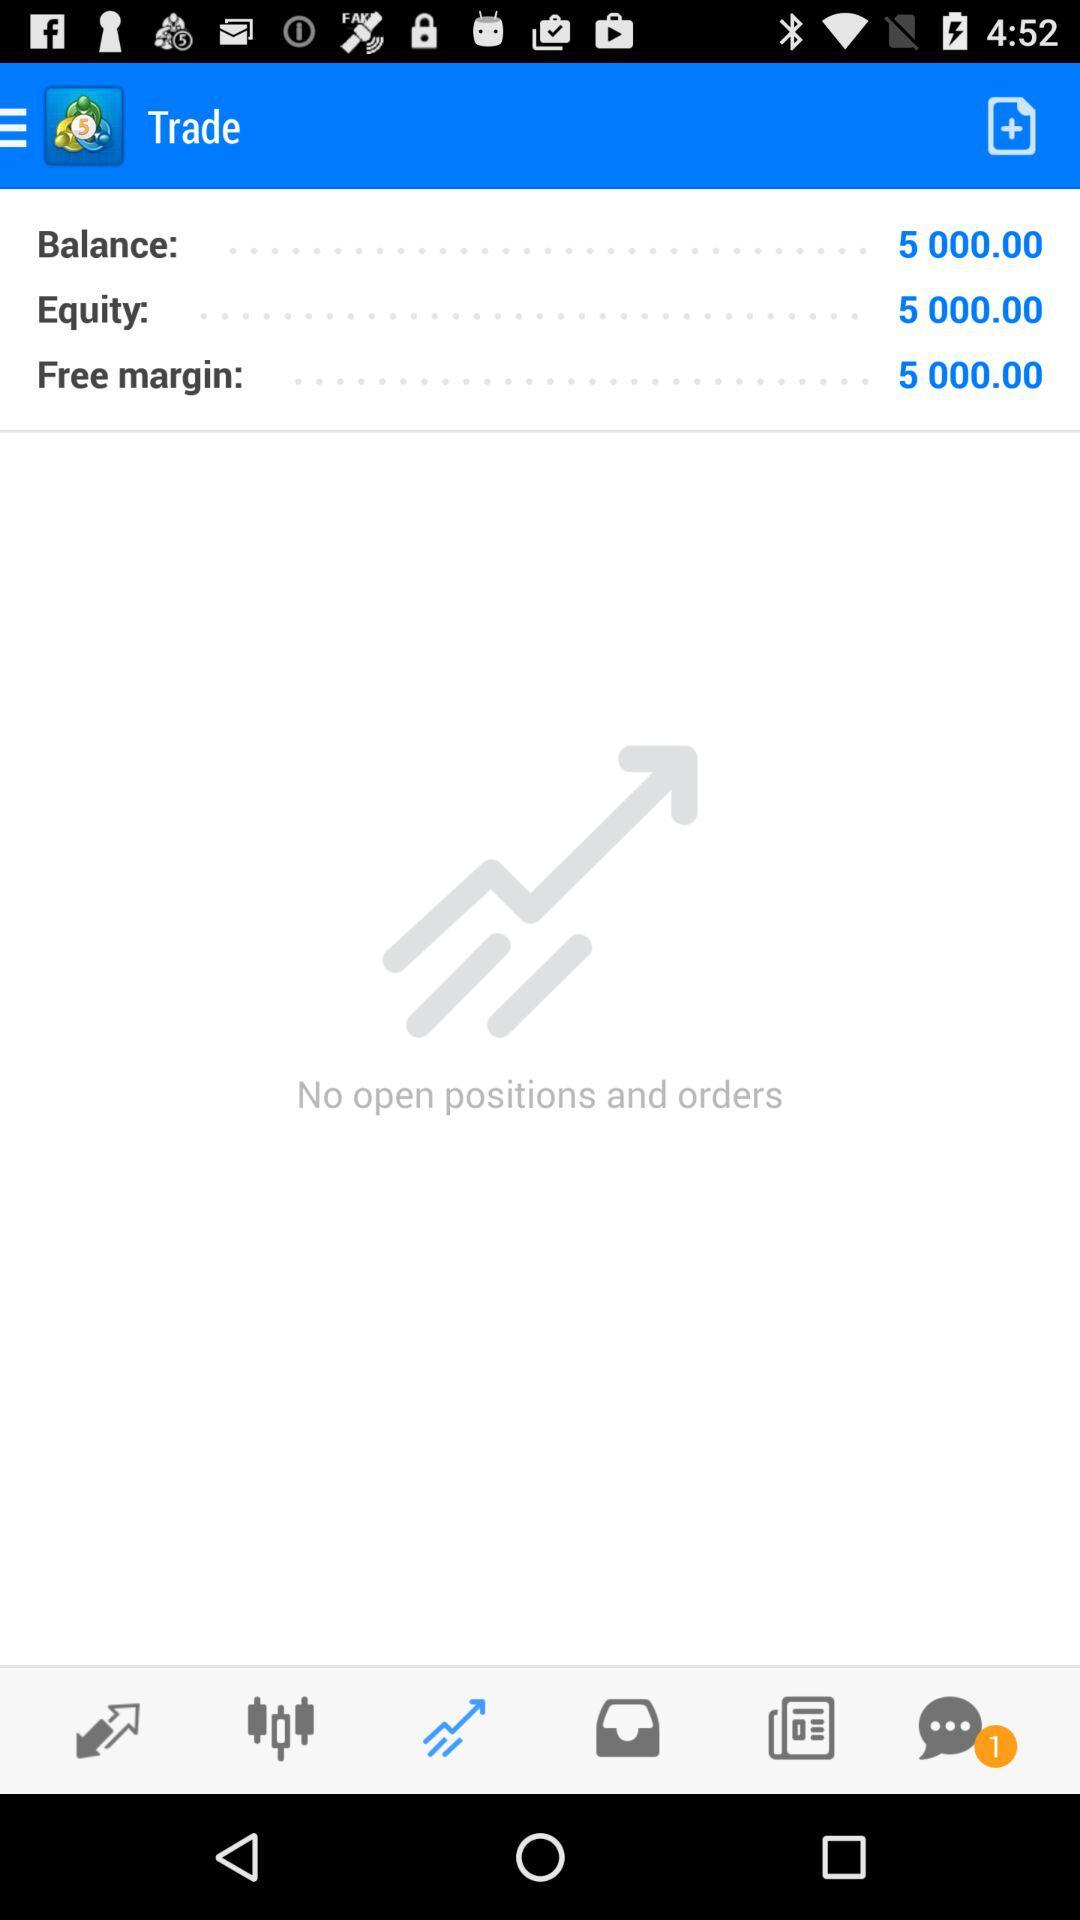 Image resolution: width=1080 pixels, height=1920 pixels. Describe the element at coordinates (541, 300) in the screenshot. I see `item to the left of the 5 000.00 icon` at that location.